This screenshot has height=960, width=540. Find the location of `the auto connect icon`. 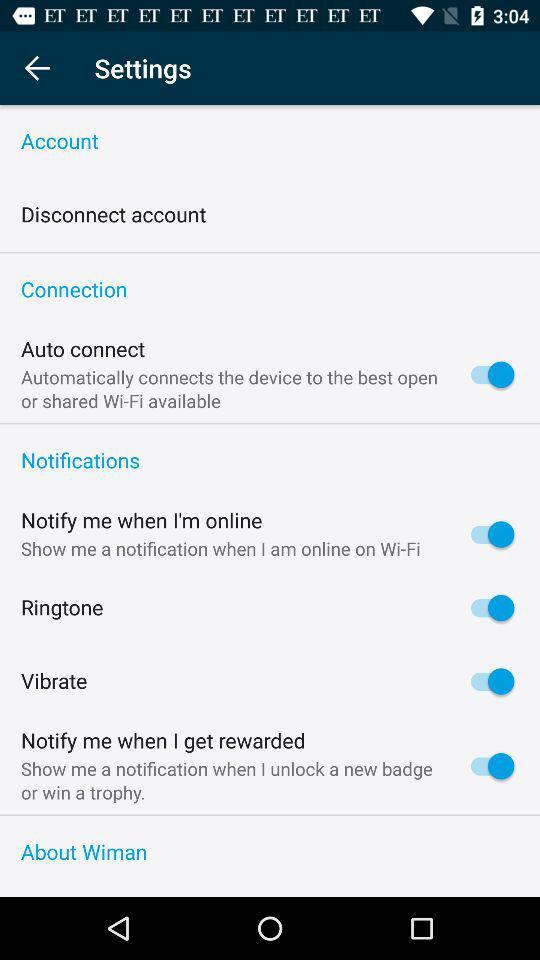

the auto connect icon is located at coordinates (82, 349).